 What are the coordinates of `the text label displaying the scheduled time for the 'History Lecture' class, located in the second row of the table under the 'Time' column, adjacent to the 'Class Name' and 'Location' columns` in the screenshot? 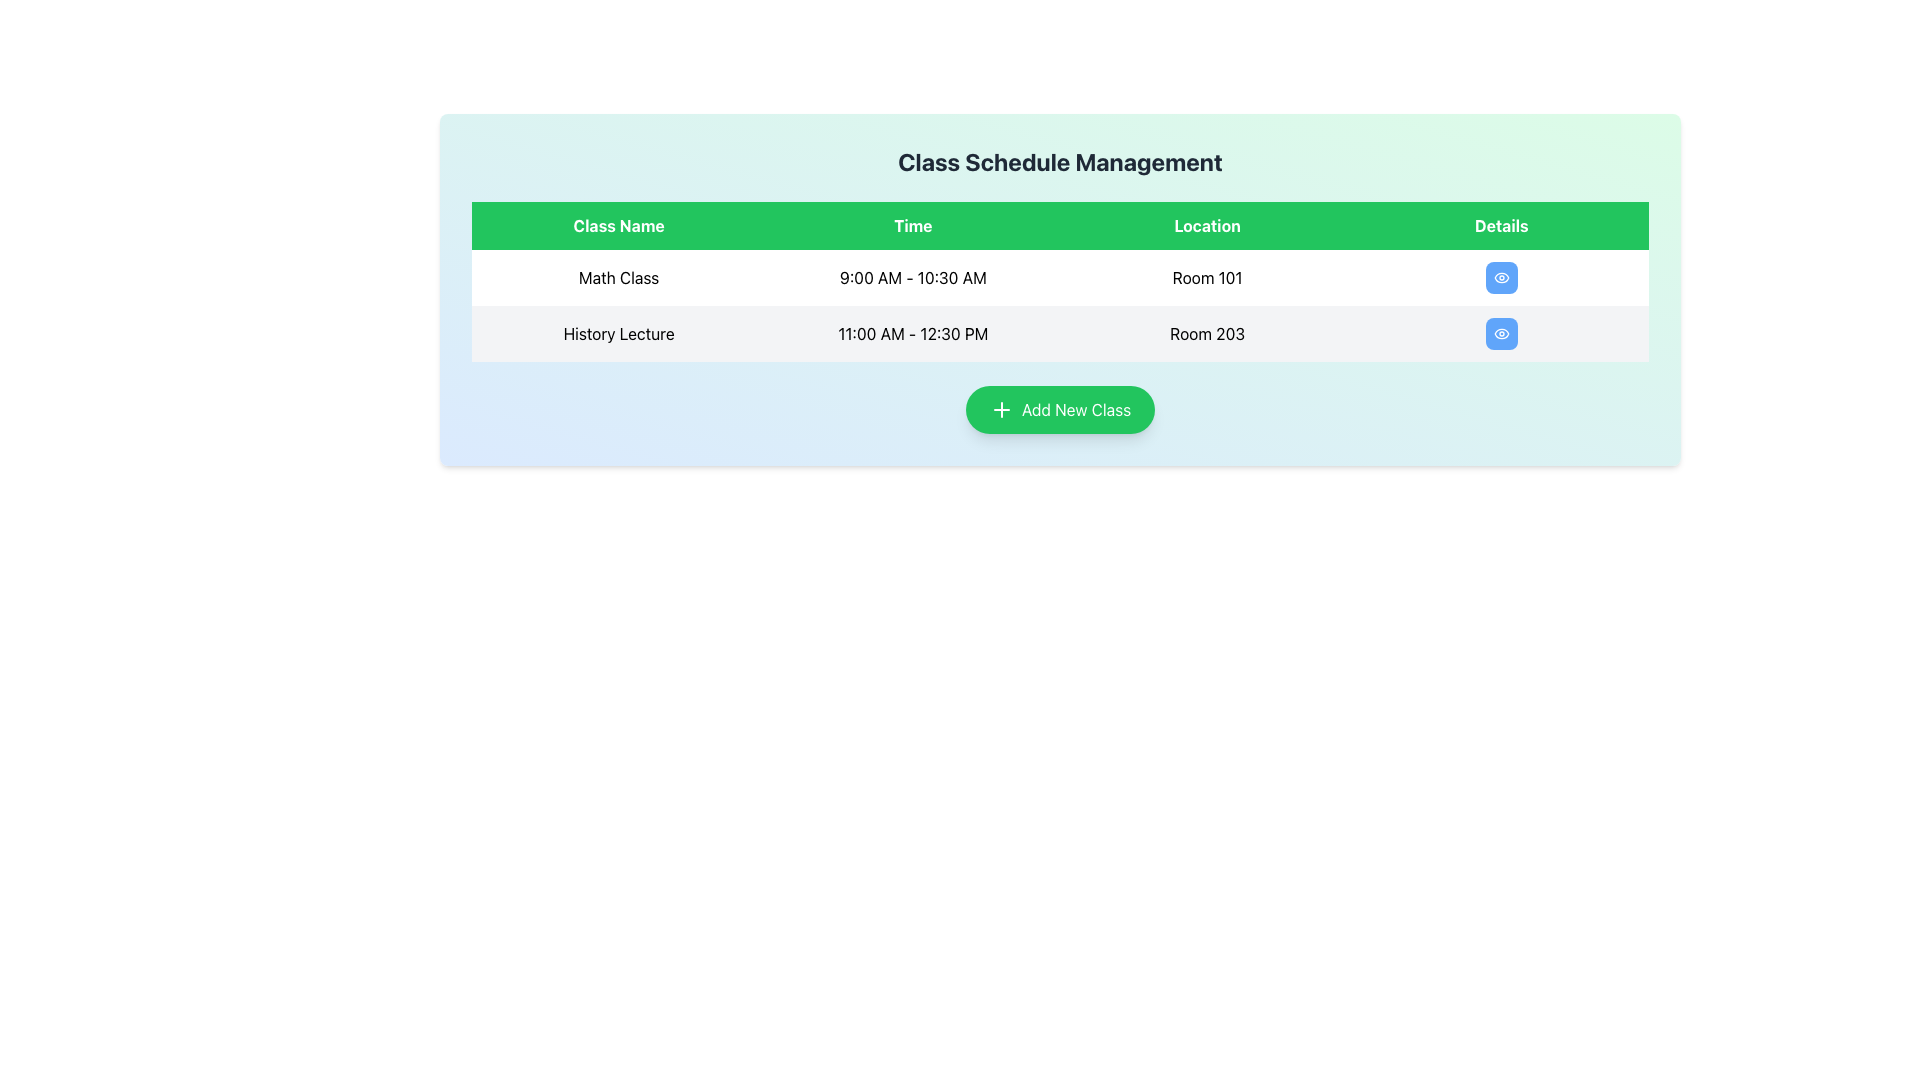 It's located at (912, 333).